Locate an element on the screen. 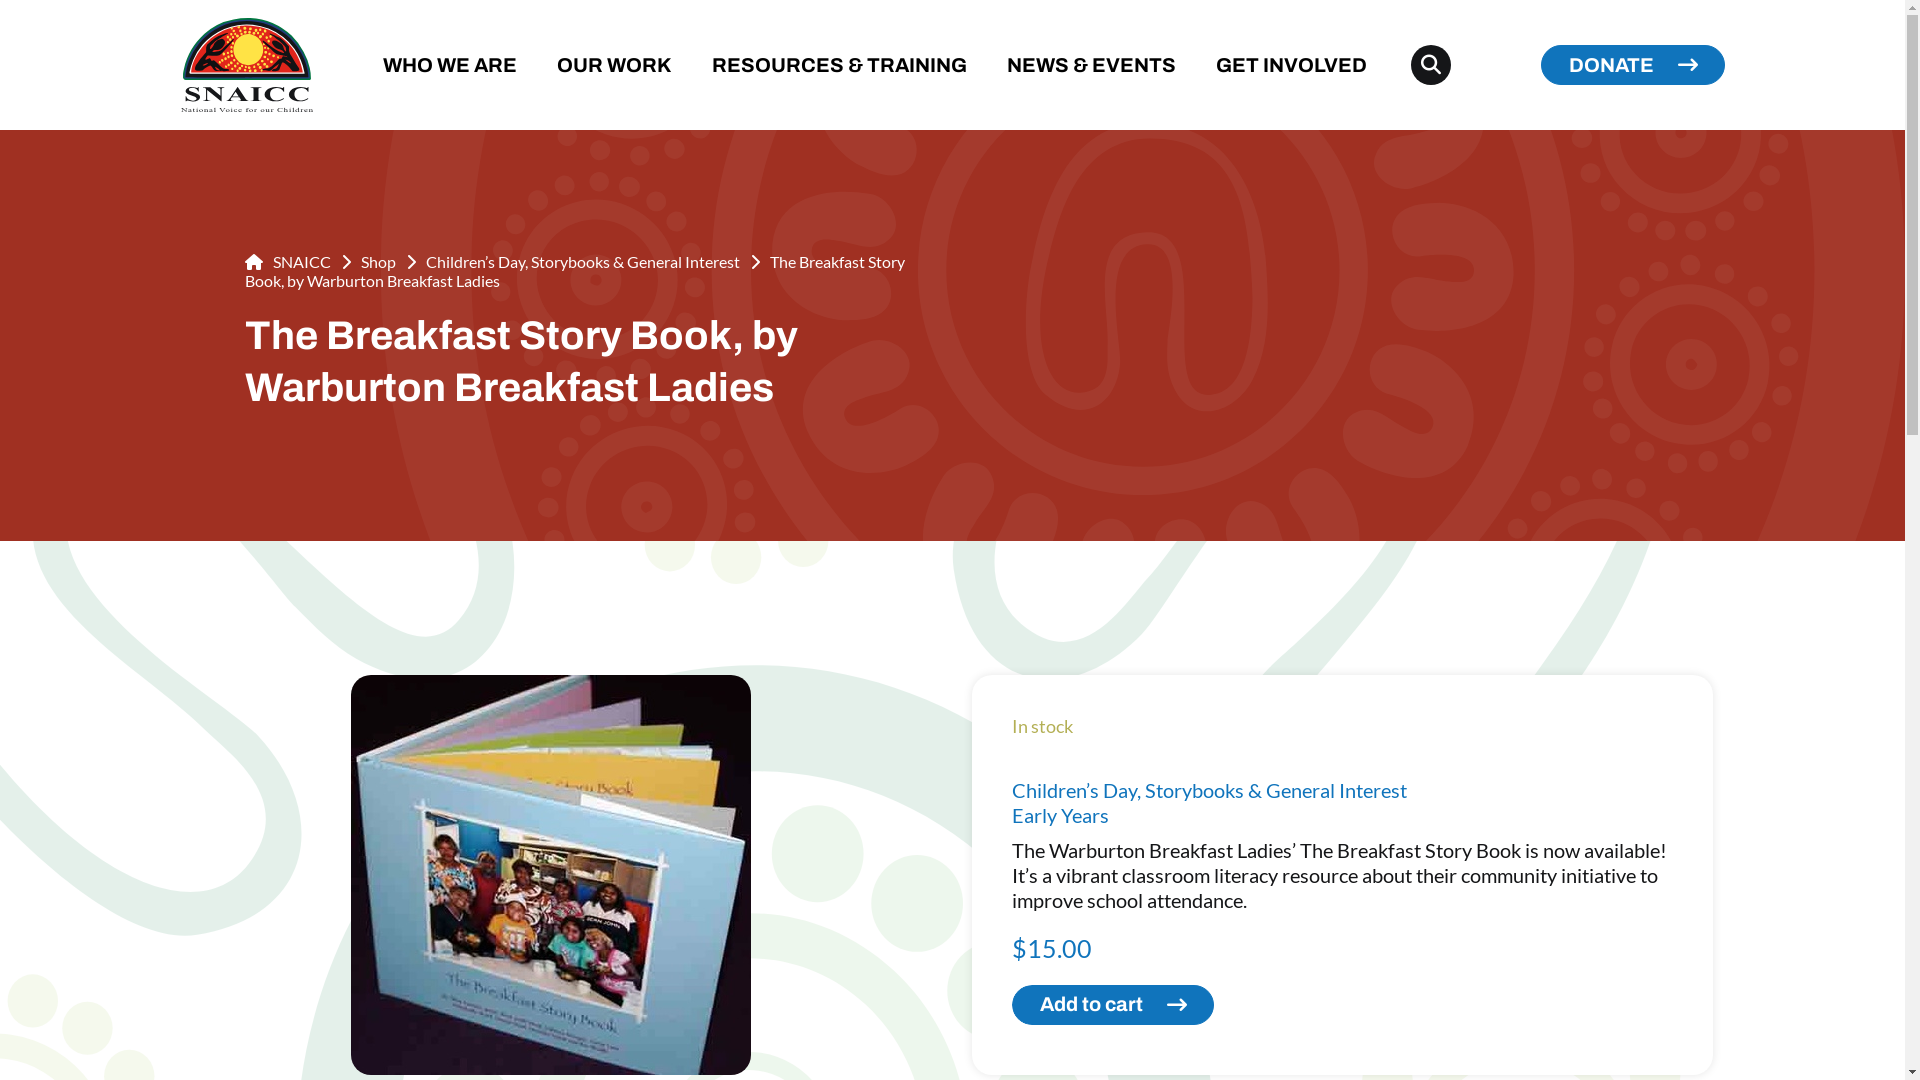  'Shop' is located at coordinates (377, 260).